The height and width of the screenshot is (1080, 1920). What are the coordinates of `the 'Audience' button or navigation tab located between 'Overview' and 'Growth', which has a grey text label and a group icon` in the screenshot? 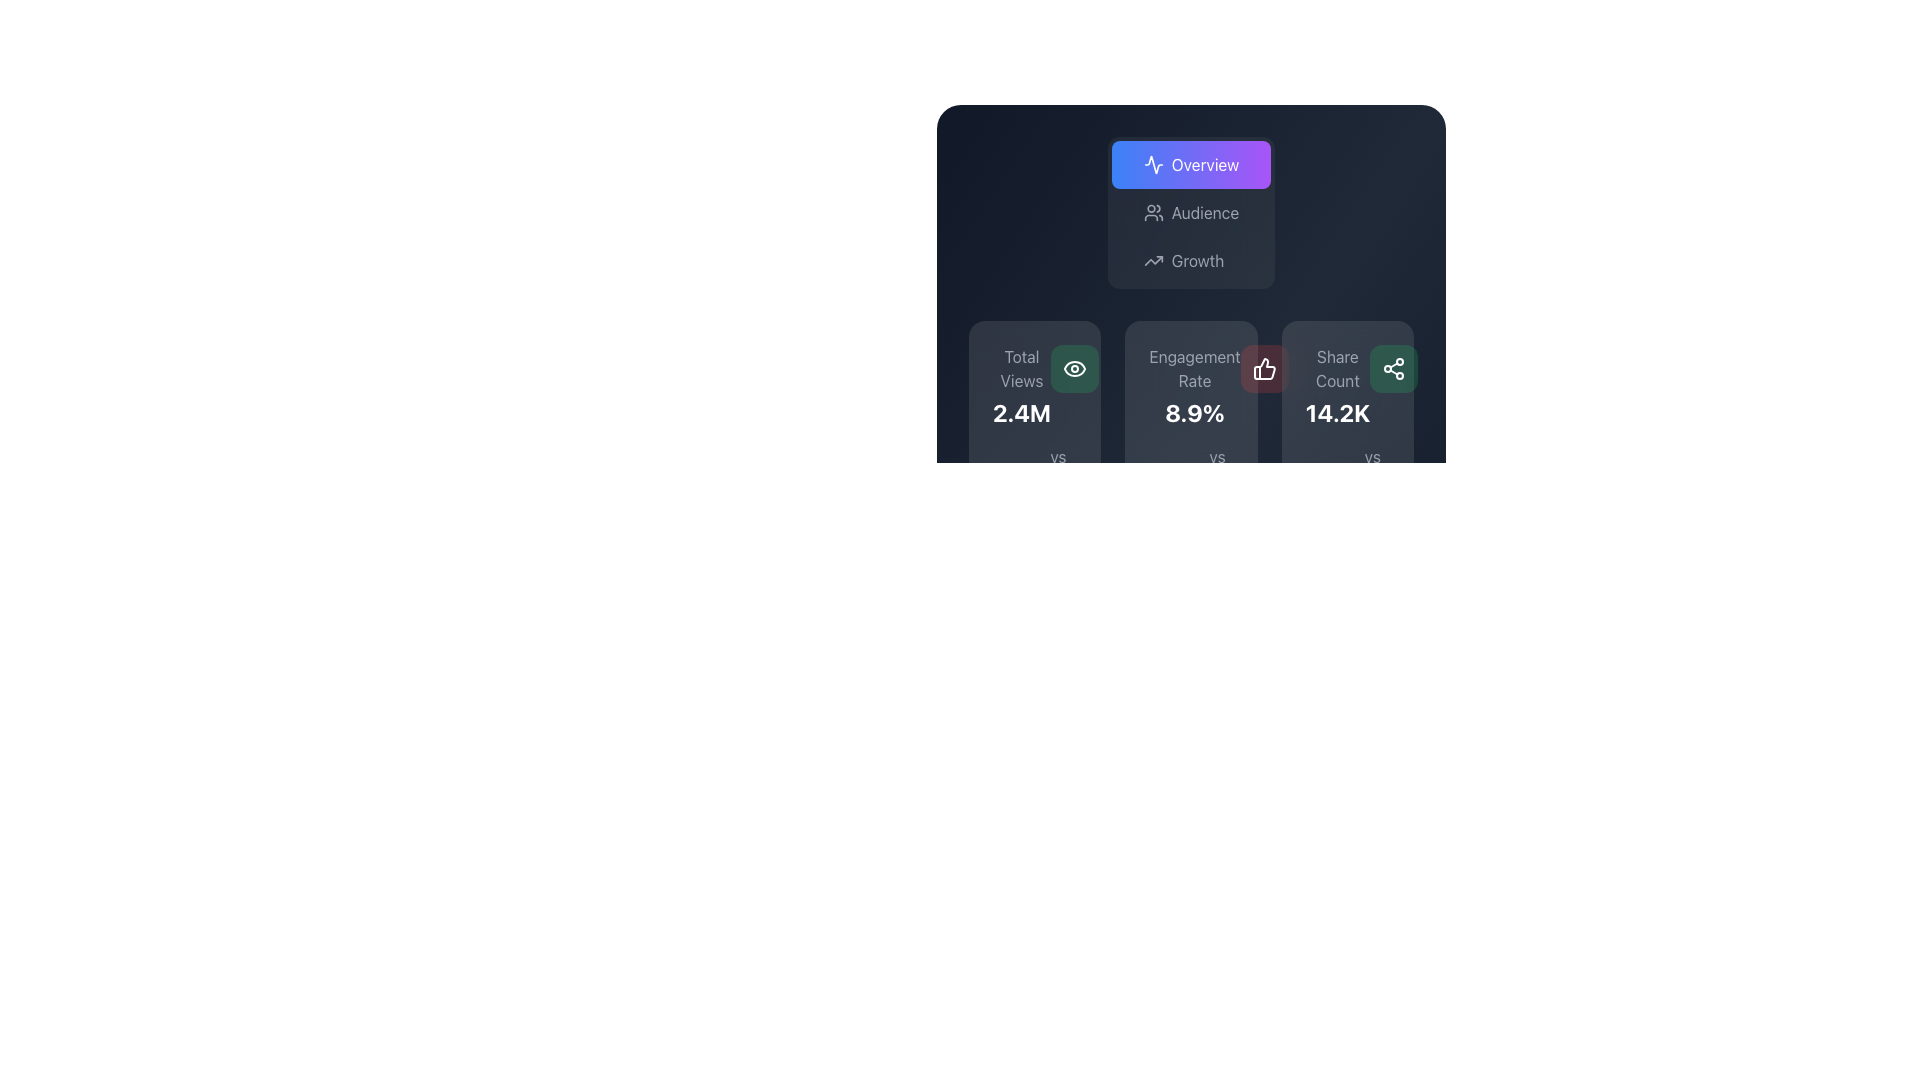 It's located at (1191, 212).